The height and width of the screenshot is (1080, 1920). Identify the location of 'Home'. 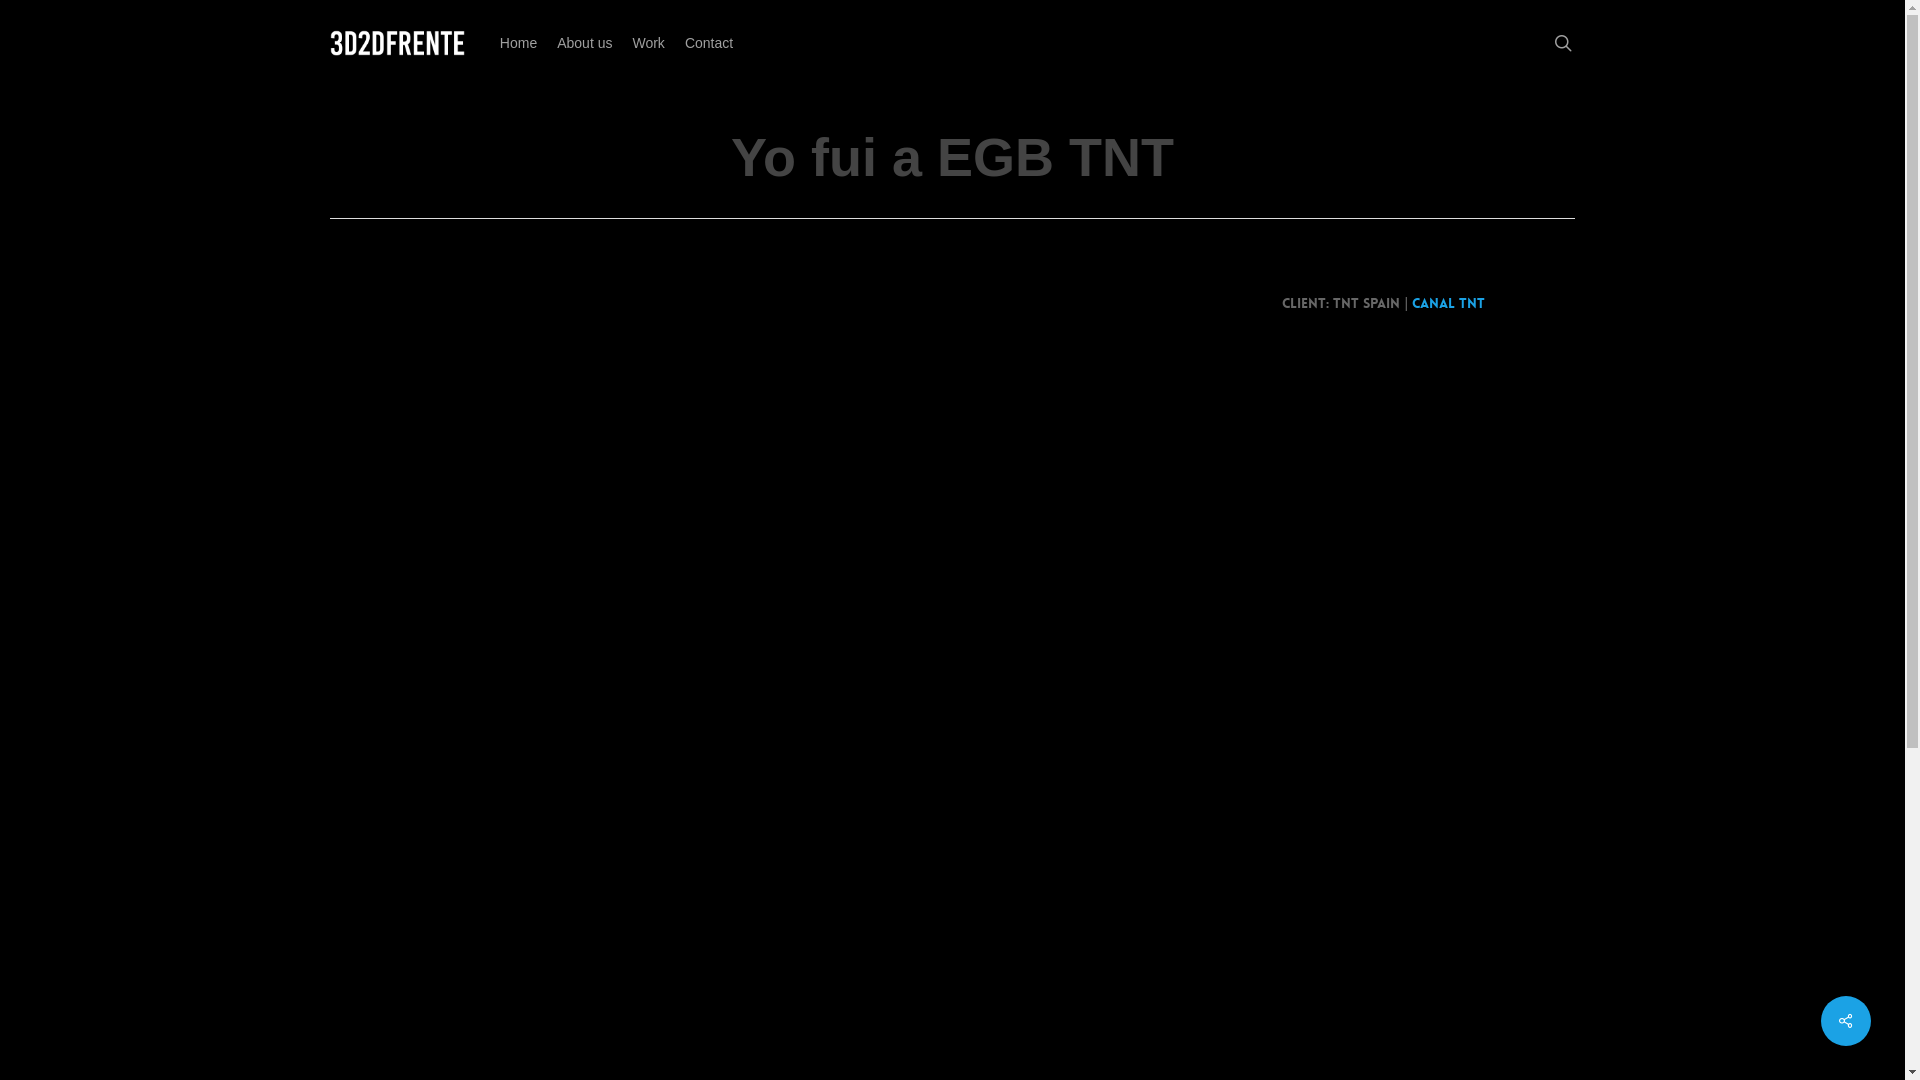
(489, 42).